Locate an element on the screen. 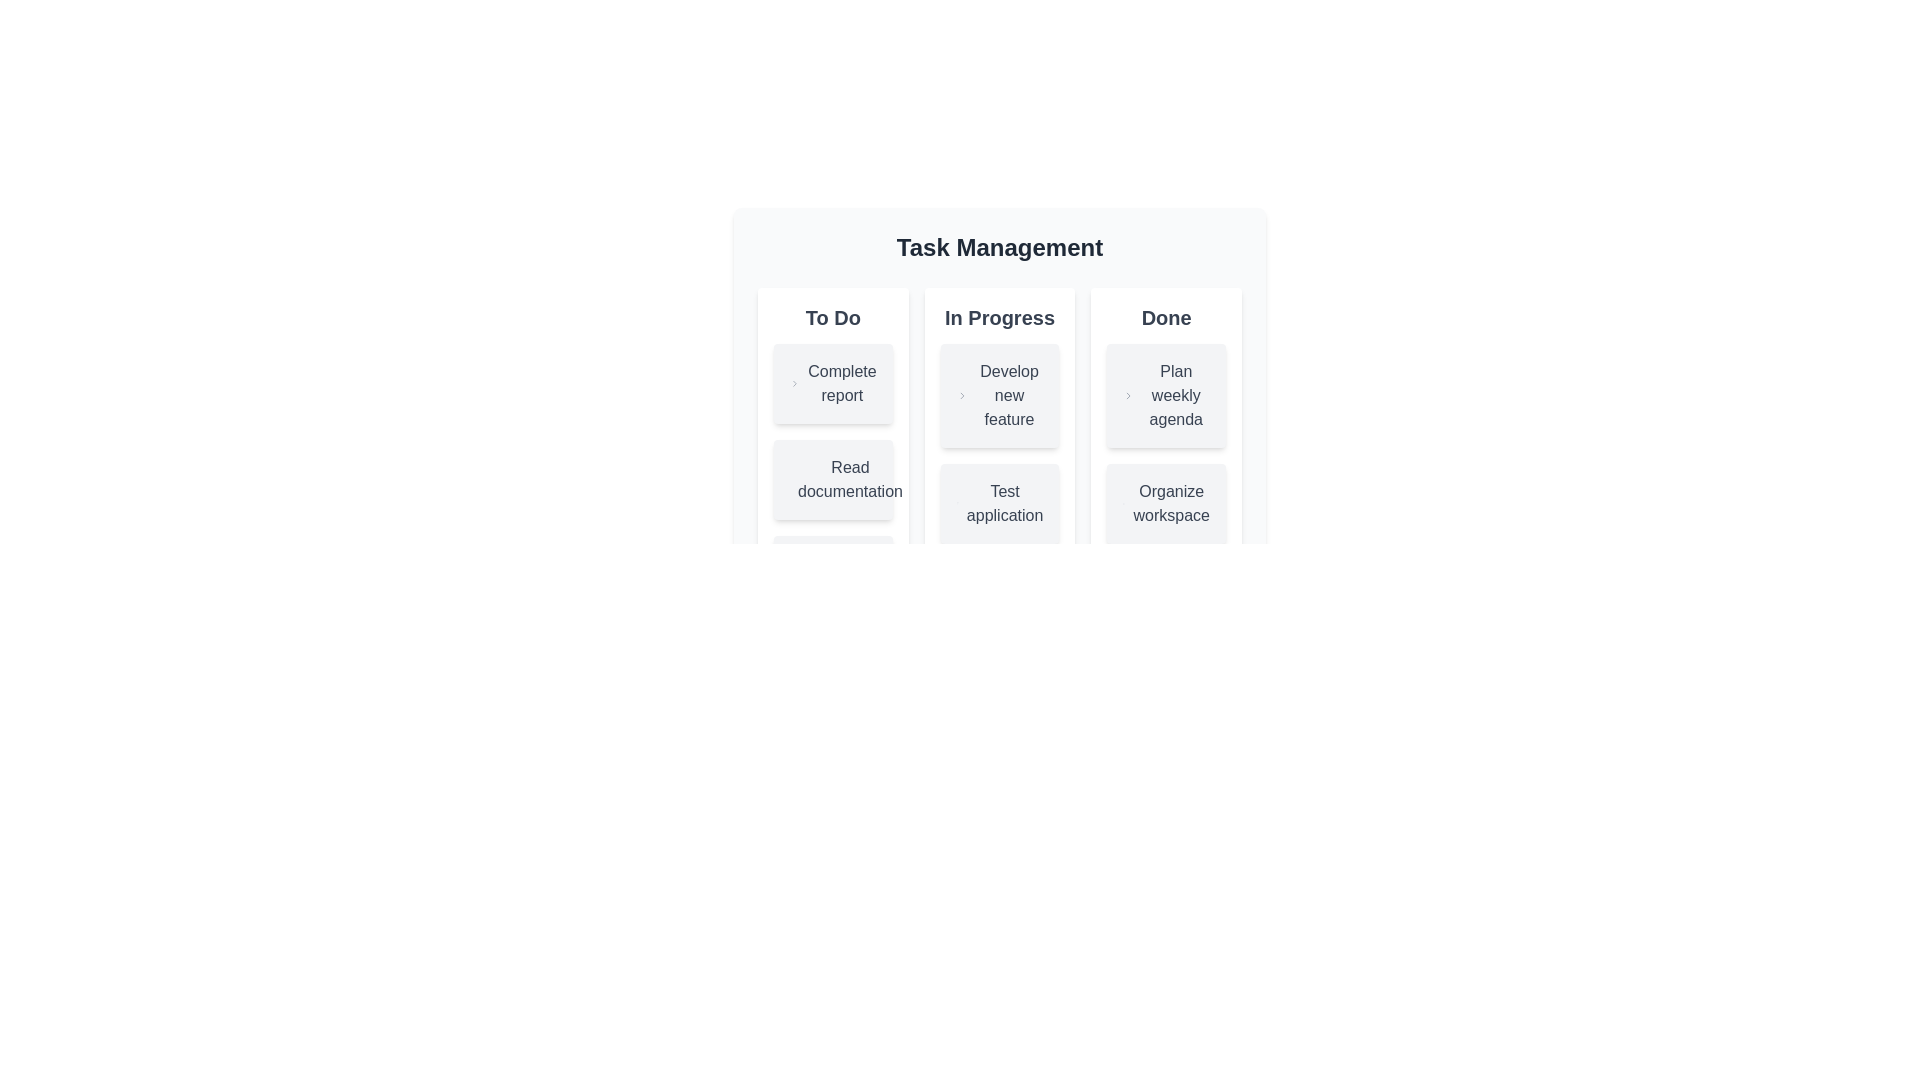 This screenshot has width=1920, height=1080. the 'Complete report' button, which is a light gray rectangular button with rounded corners and a chevron icon, located in the 'To Do' column of the task management interface is located at coordinates (833, 384).